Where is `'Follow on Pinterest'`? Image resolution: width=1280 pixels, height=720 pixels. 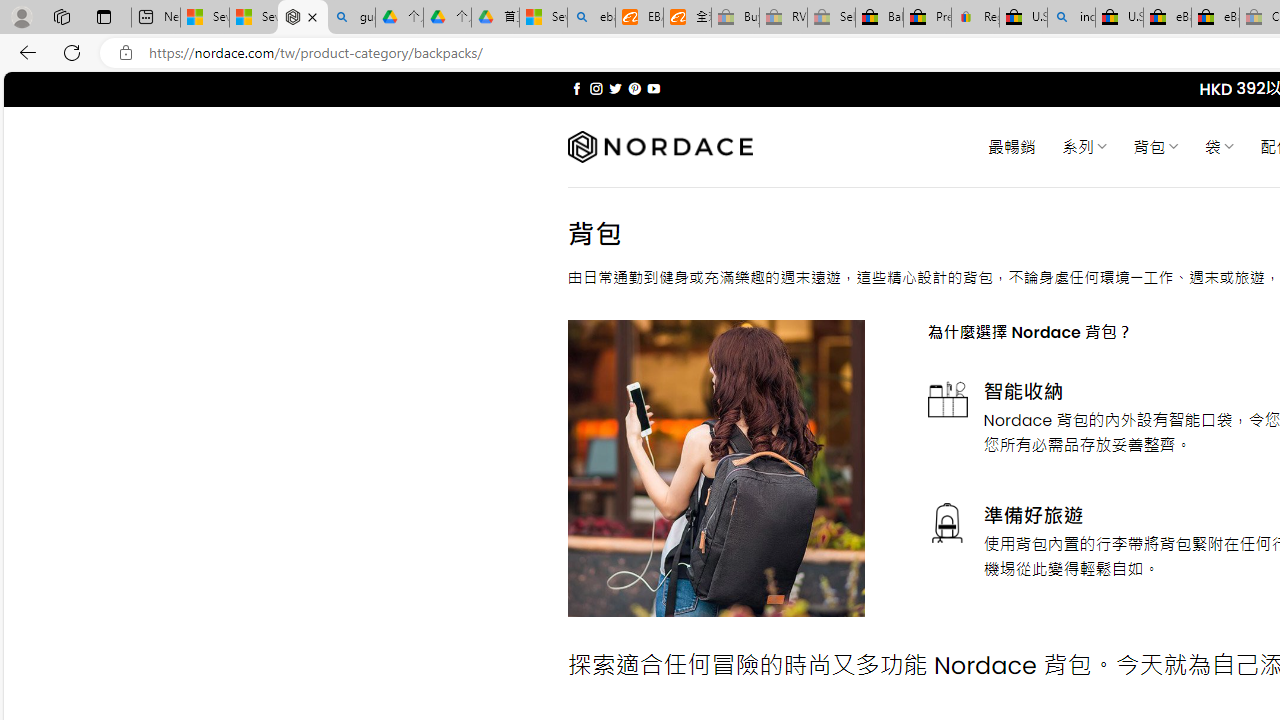 'Follow on Pinterest' is located at coordinates (633, 88).